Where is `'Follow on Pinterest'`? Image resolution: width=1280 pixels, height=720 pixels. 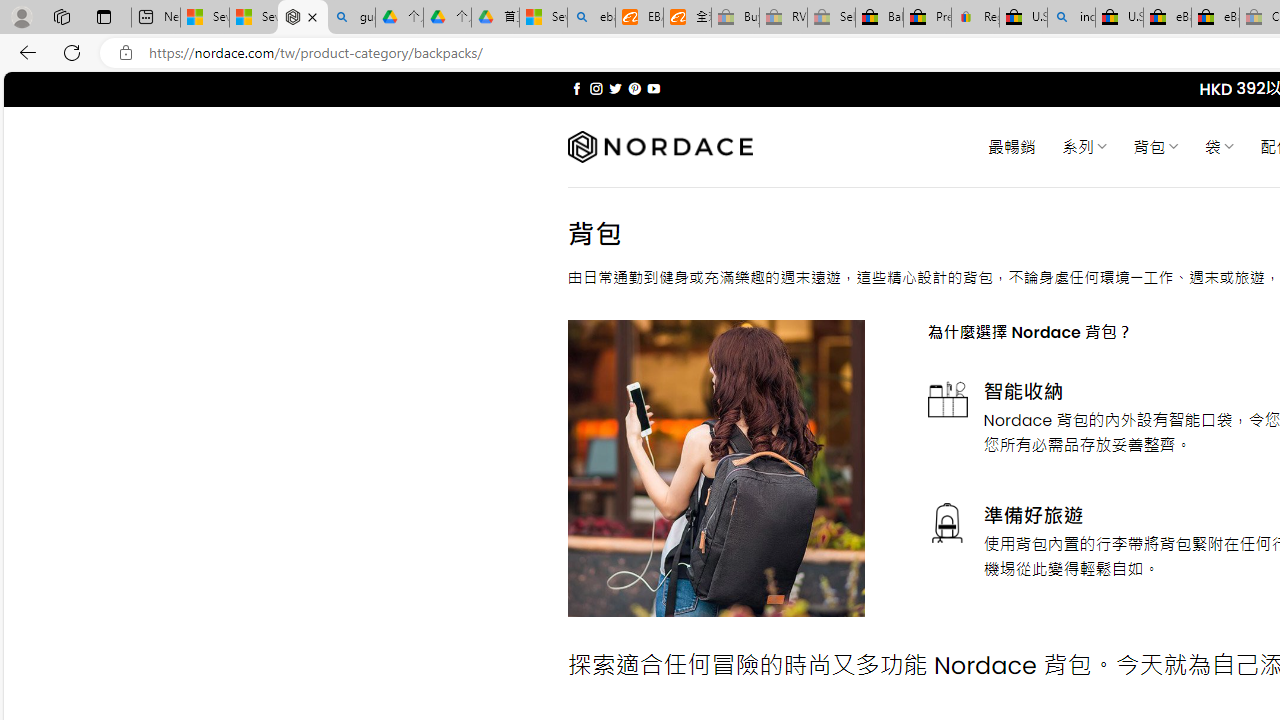 'Follow on Pinterest' is located at coordinates (633, 88).